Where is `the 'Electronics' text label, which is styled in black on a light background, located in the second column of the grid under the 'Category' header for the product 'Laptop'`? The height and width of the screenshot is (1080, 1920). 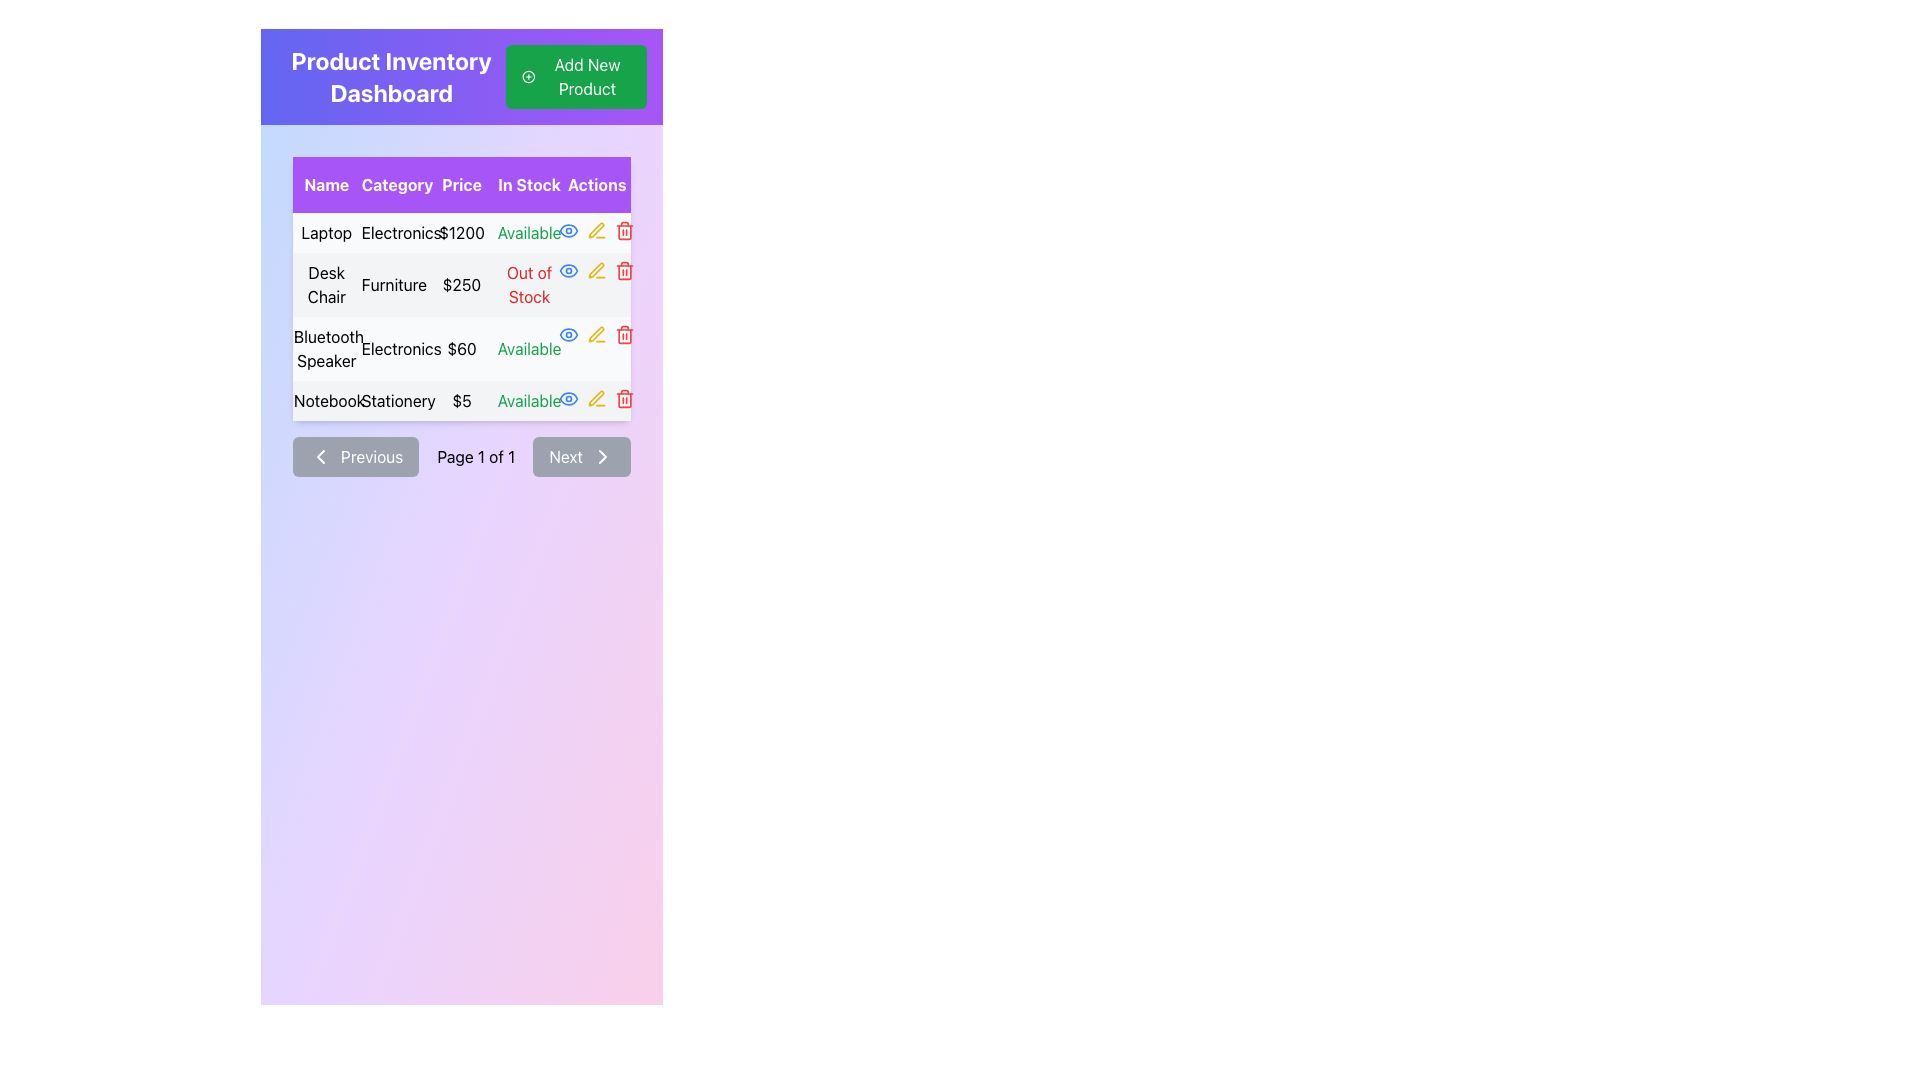
the 'Electronics' text label, which is styled in black on a light background, located in the second column of the grid under the 'Category' header for the product 'Laptop' is located at coordinates (394, 231).